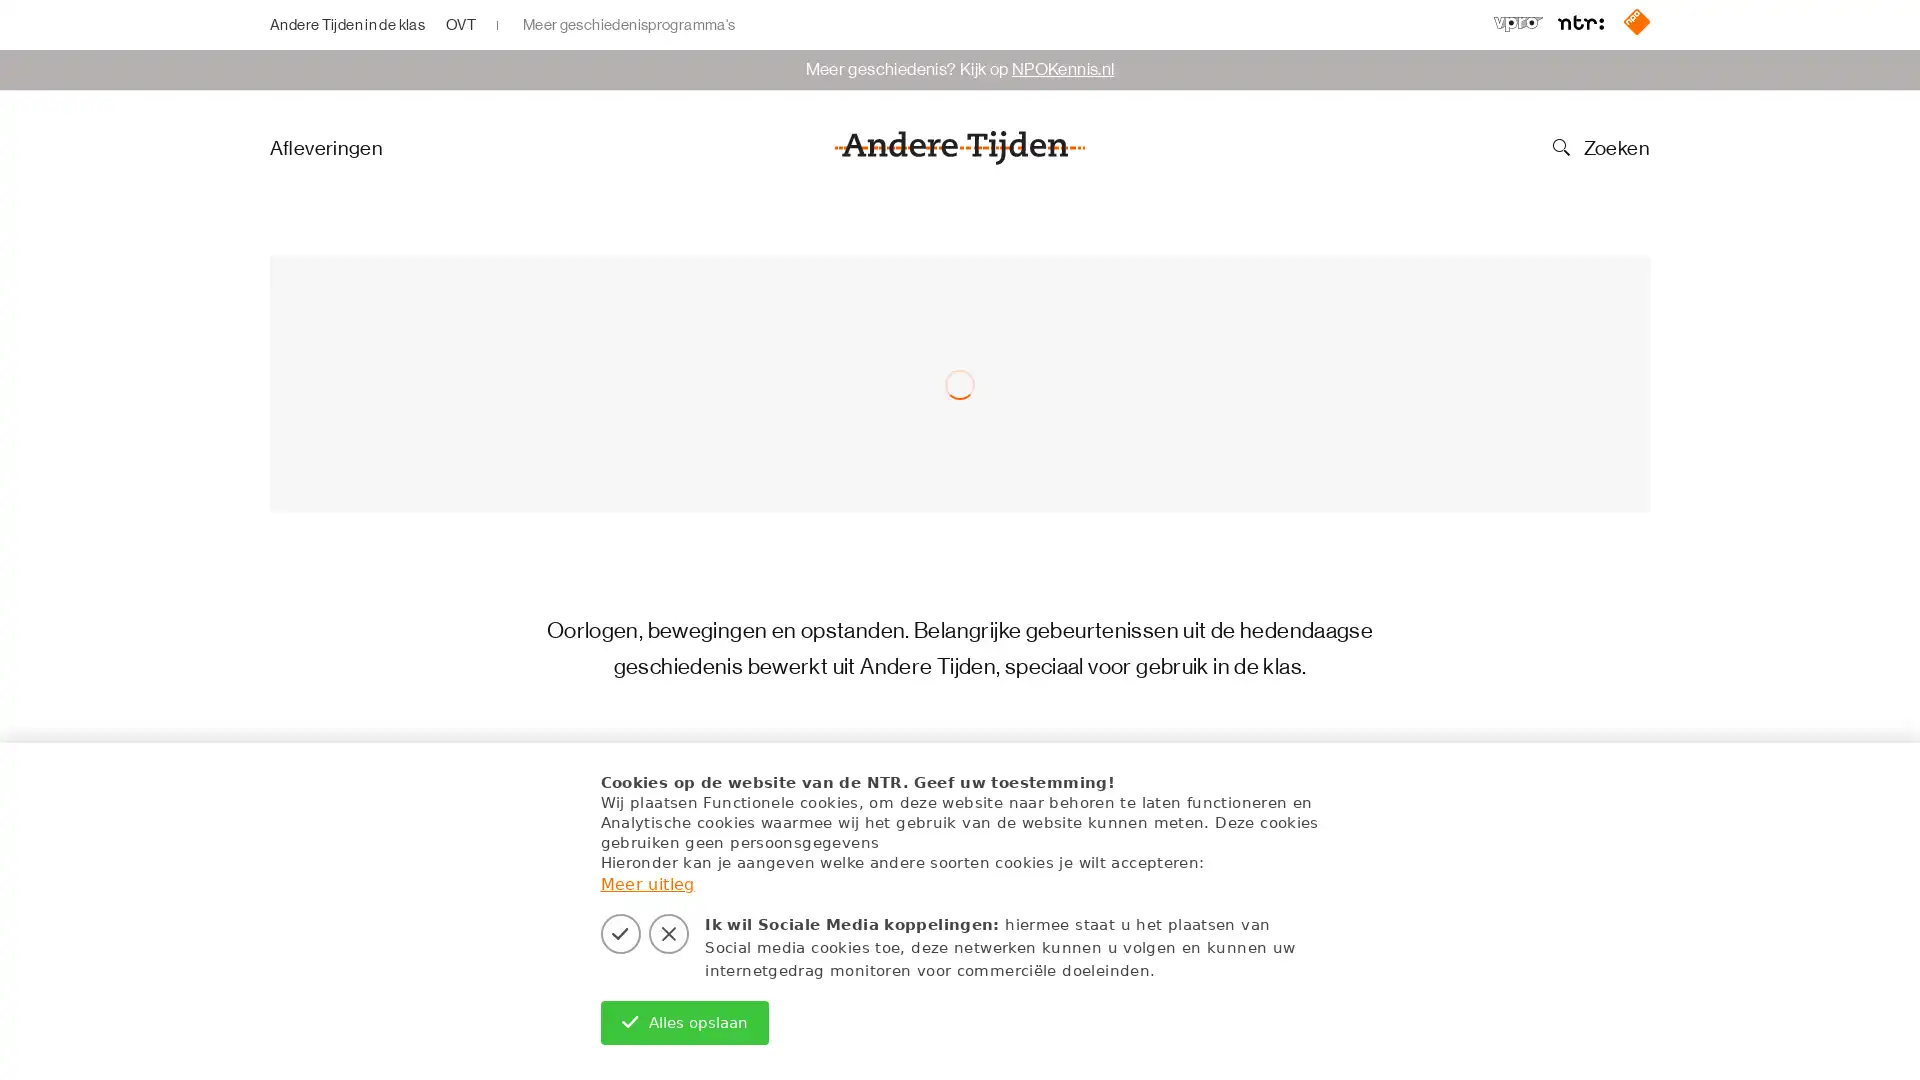 The height and width of the screenshot is (1080, 1920). I want to click on Alles opslaan, so click(684, 1022).